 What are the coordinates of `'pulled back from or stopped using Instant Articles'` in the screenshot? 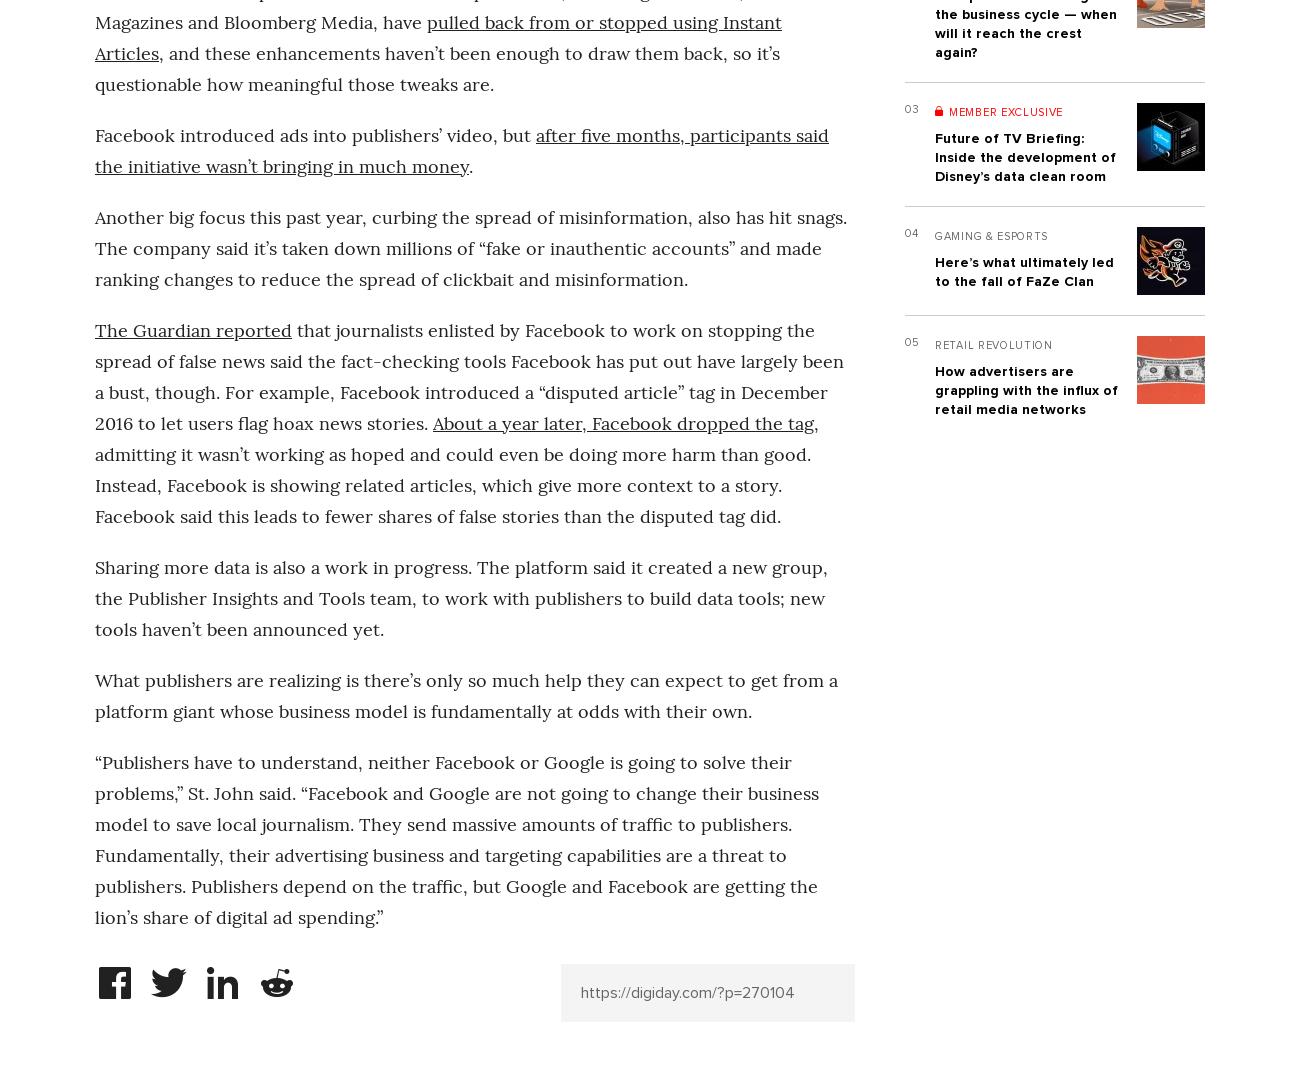 It's located at (437, 36).